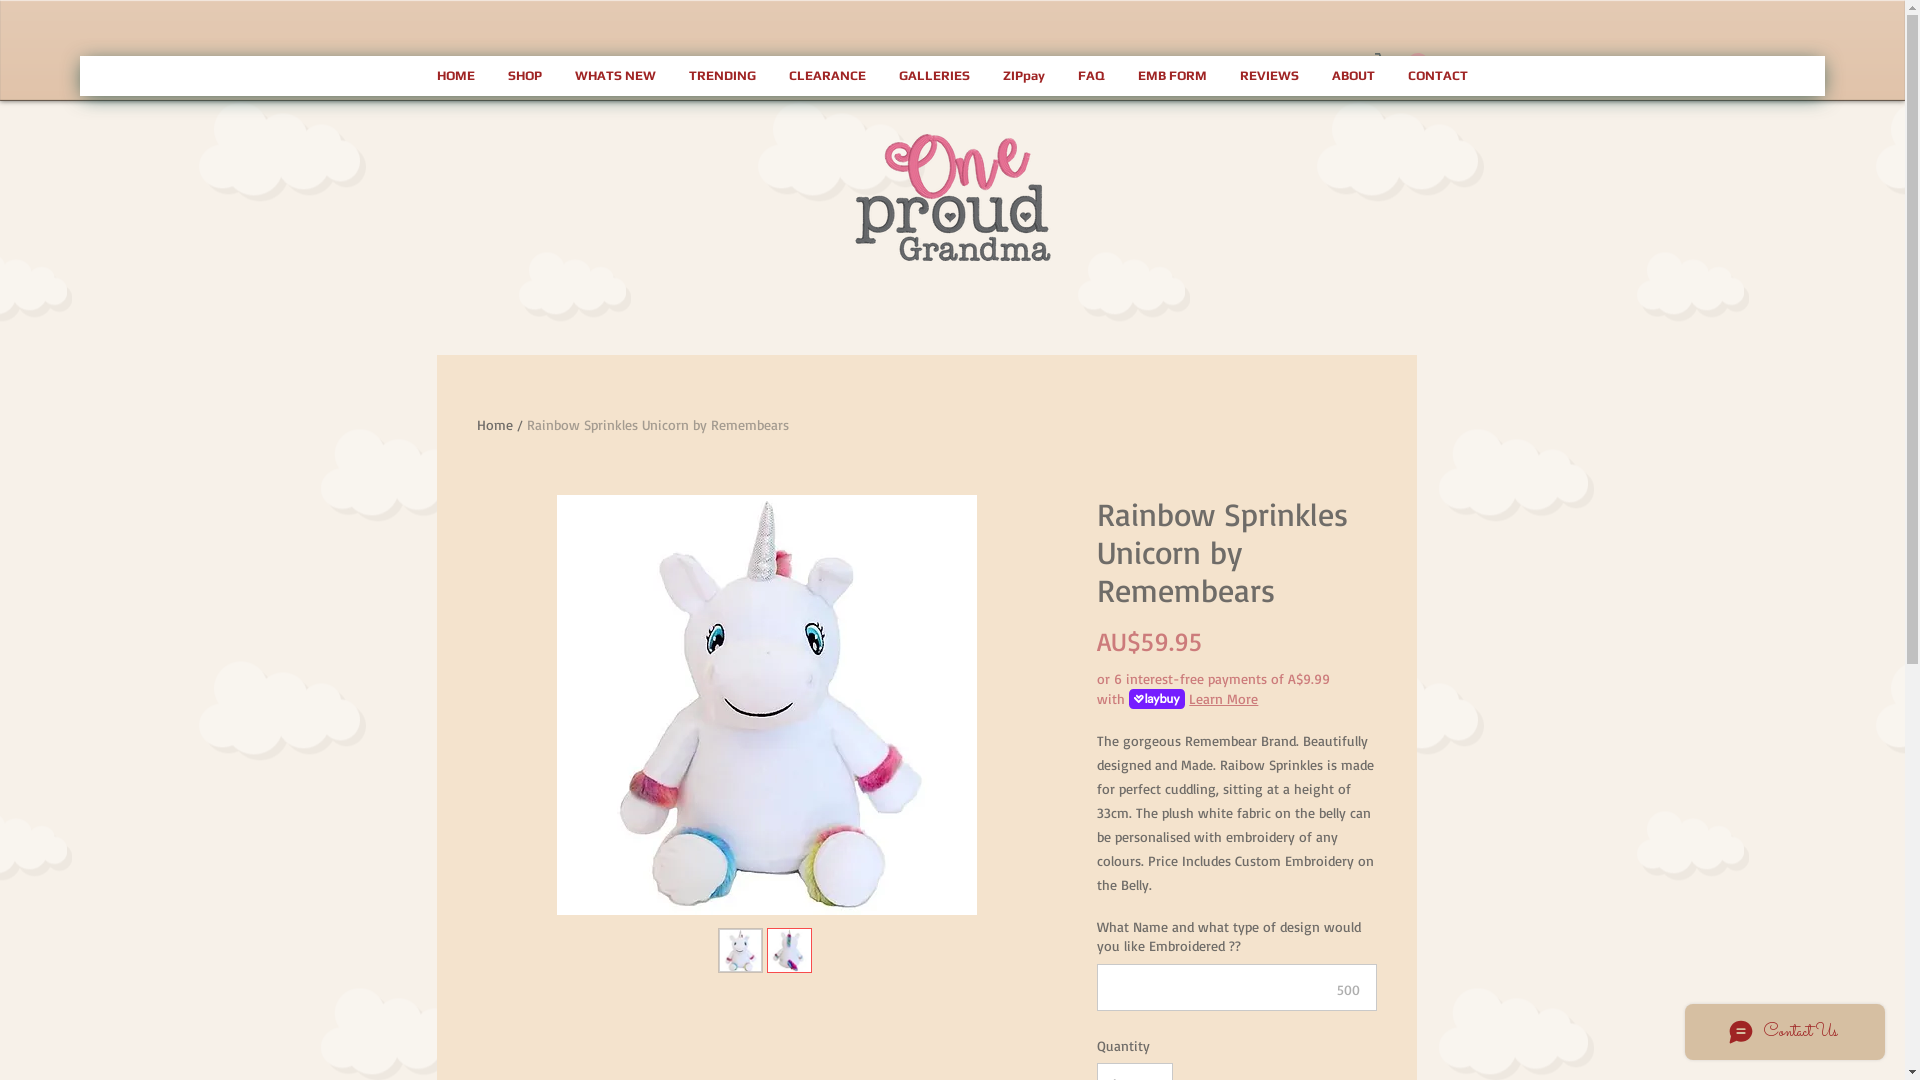 This screenshot has width=1920, height=1080. I want to click on 'Learn More', so click(1189, 697).